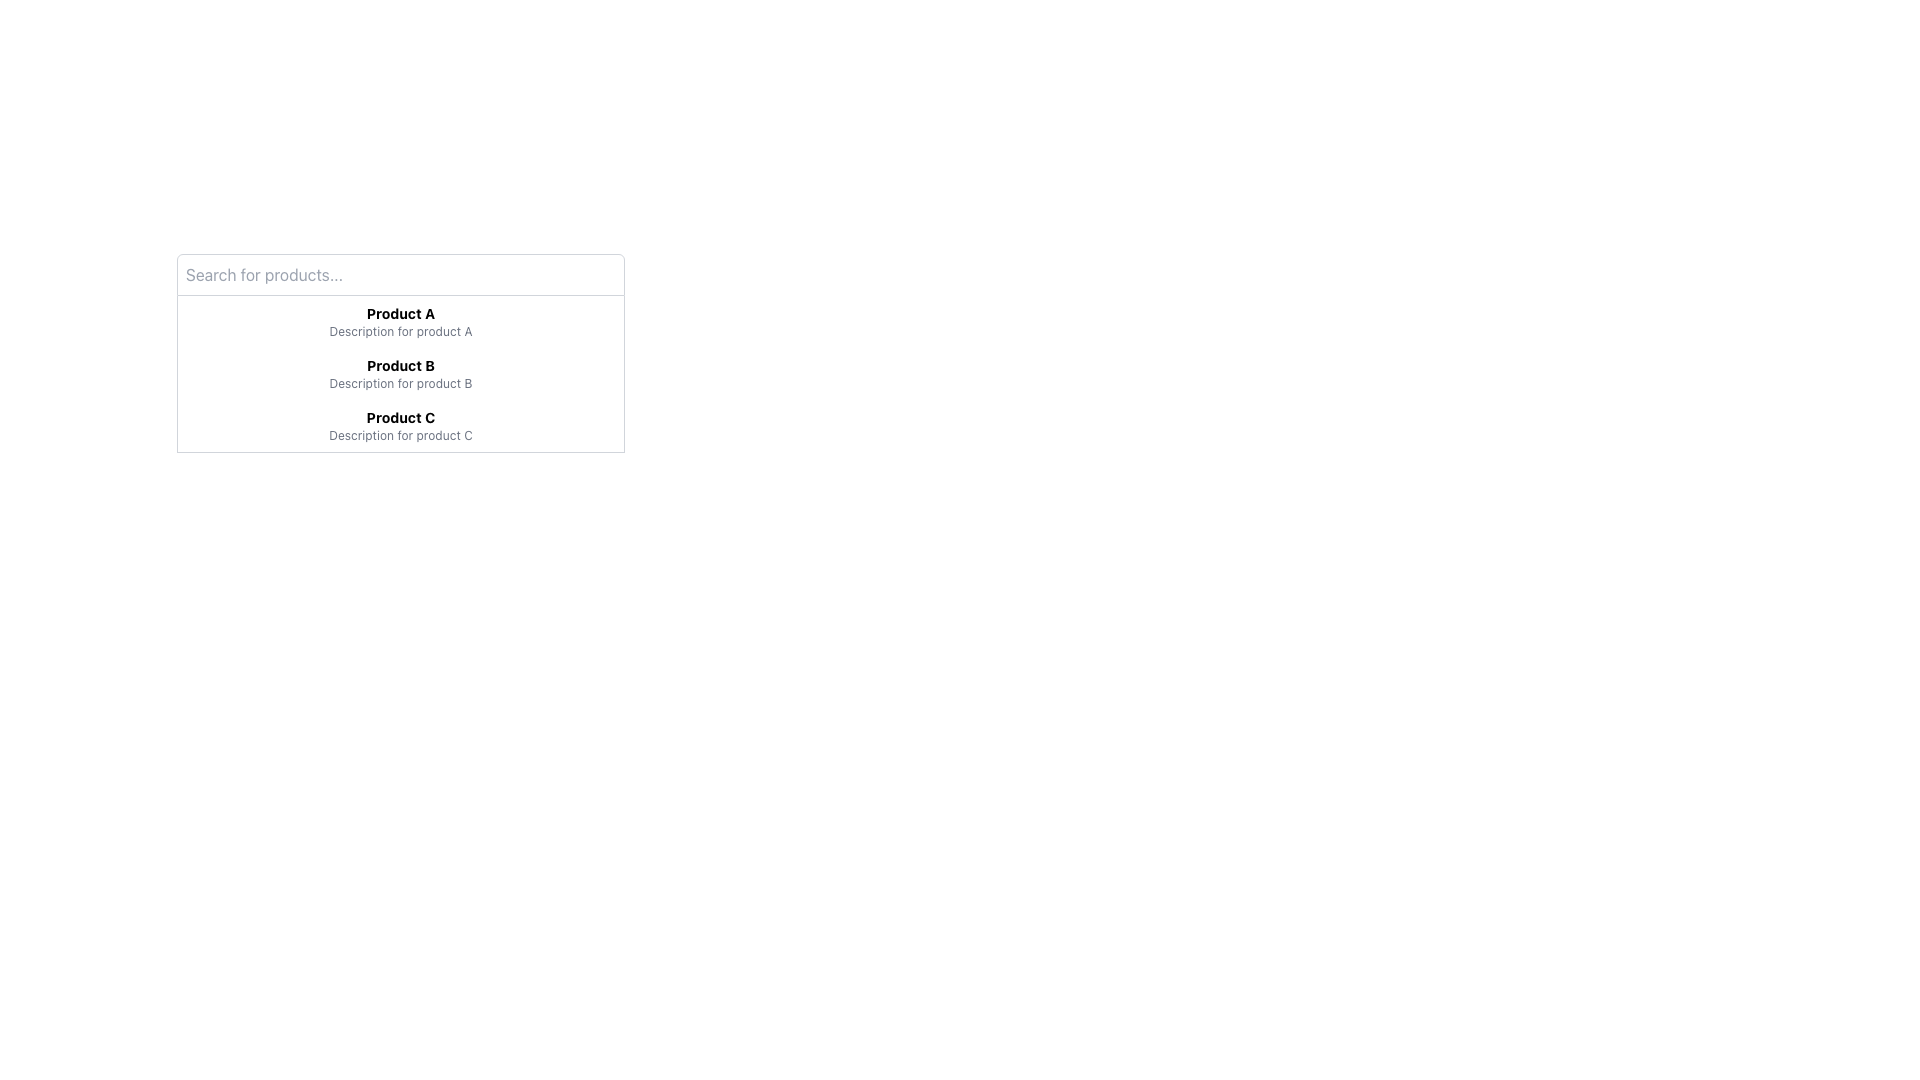 The height and width of the screenshot is (1080, 1920). I want to click on the bolded text label displaying 'Product A' at the top of the dropdown list to interact with the item, so click(400, 313).